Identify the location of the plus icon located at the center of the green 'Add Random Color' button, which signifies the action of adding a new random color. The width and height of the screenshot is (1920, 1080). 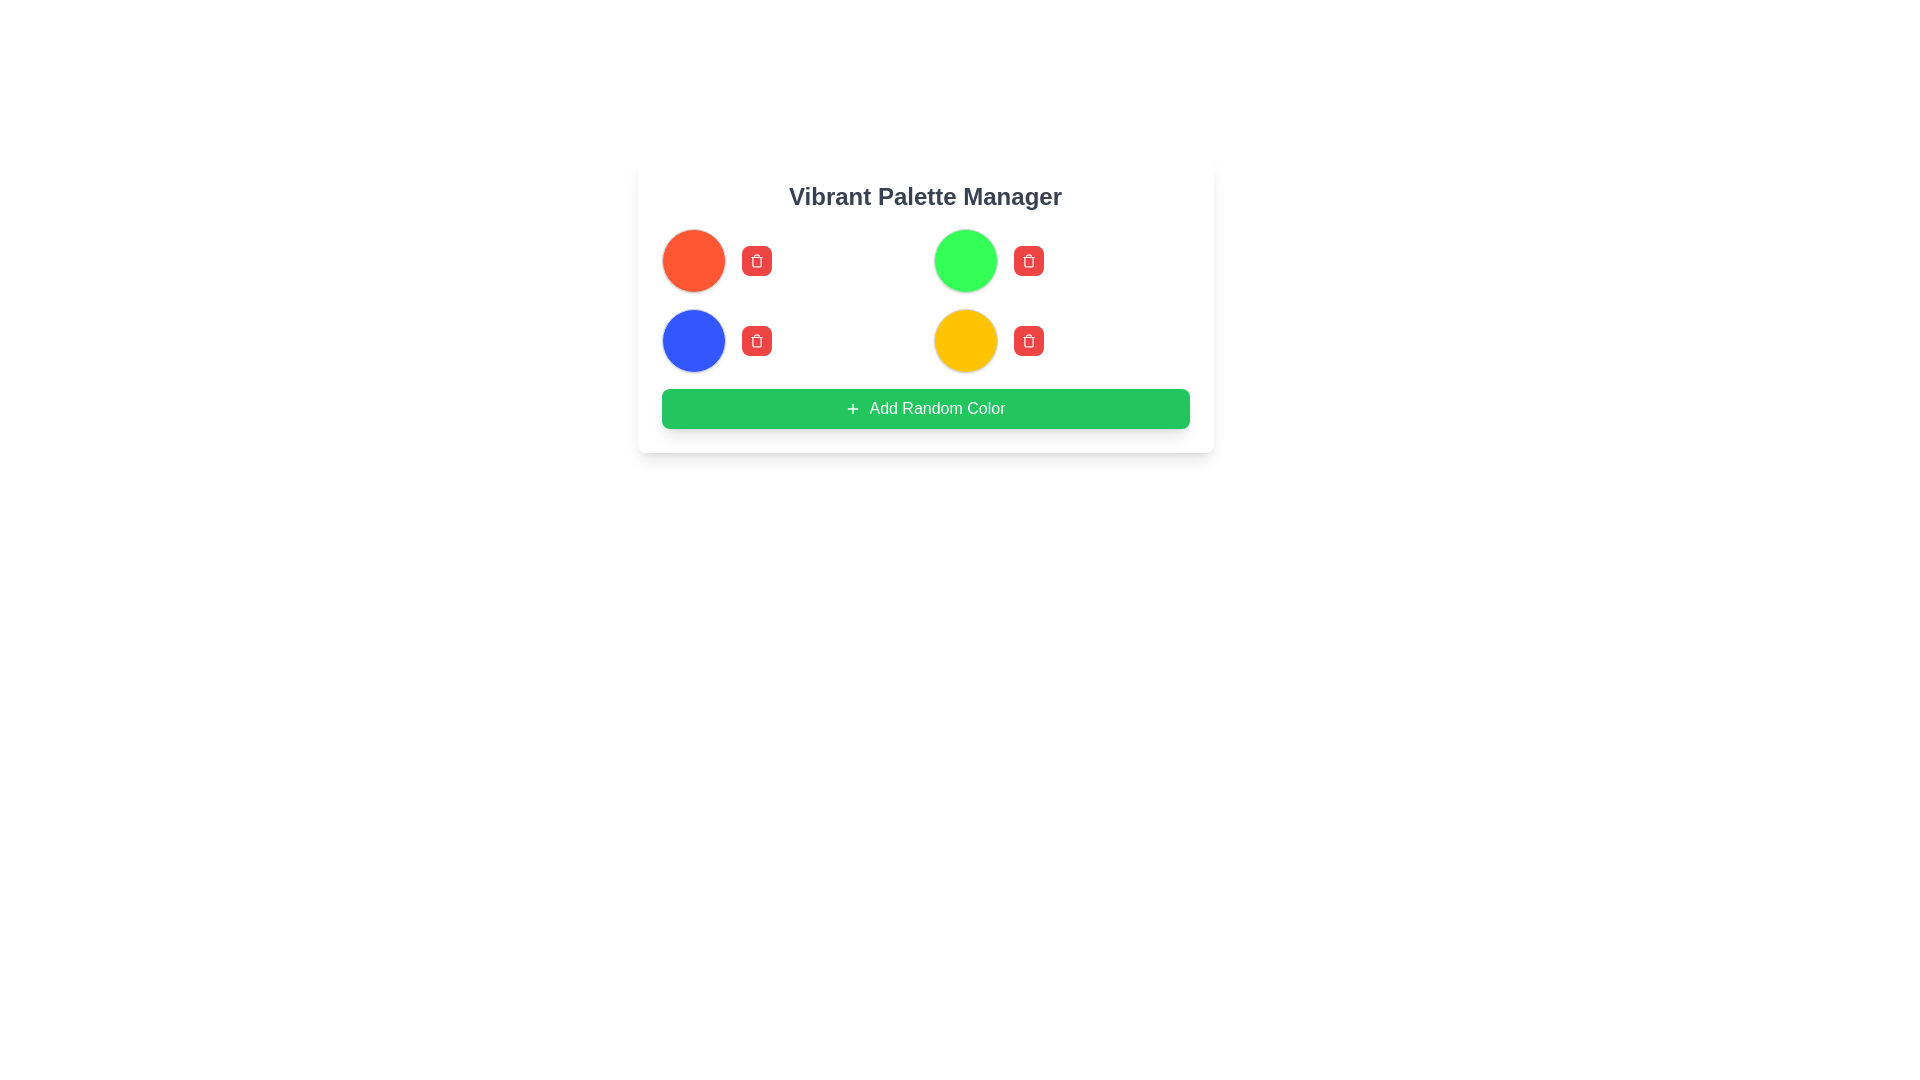
(853, 407).